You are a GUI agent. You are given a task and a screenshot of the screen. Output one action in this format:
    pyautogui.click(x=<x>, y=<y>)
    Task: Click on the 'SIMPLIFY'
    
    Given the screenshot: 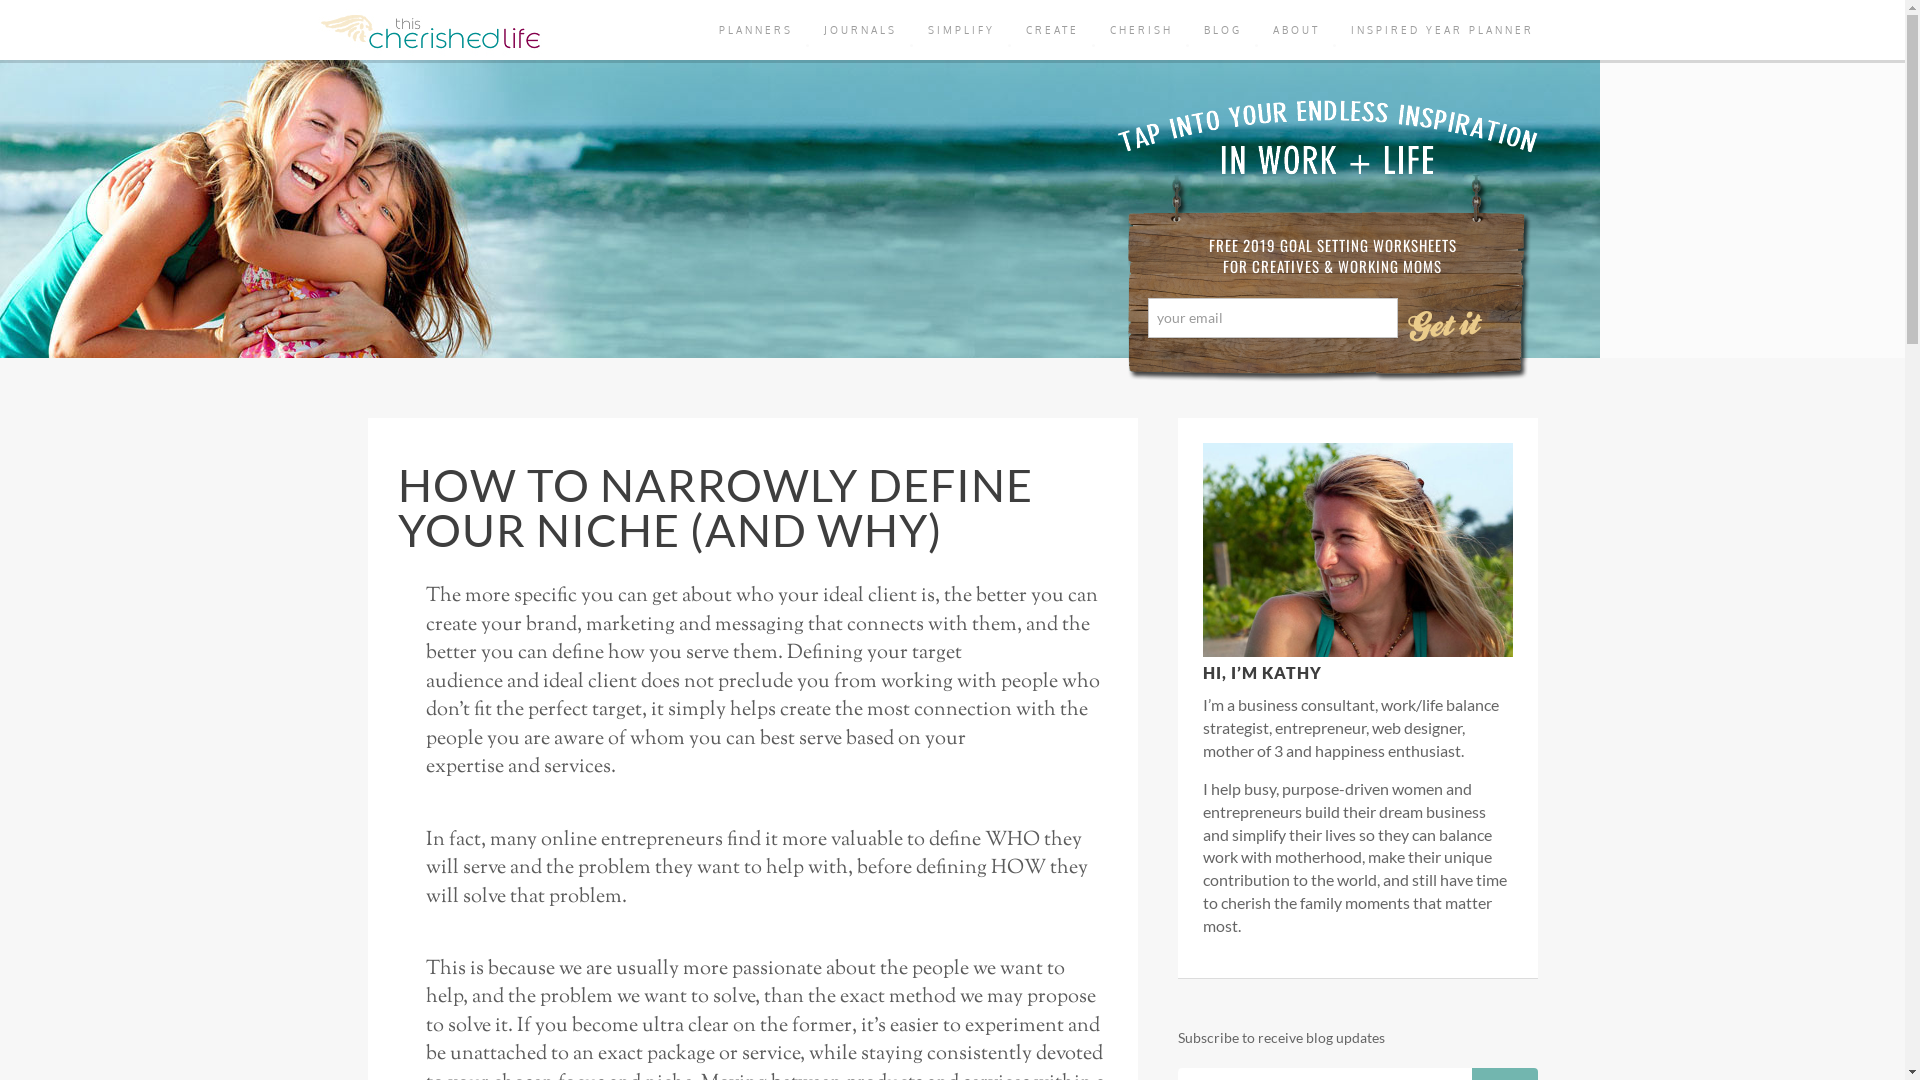 What is the action you would take?
    pyautogui.click(x=961, y=30)
    